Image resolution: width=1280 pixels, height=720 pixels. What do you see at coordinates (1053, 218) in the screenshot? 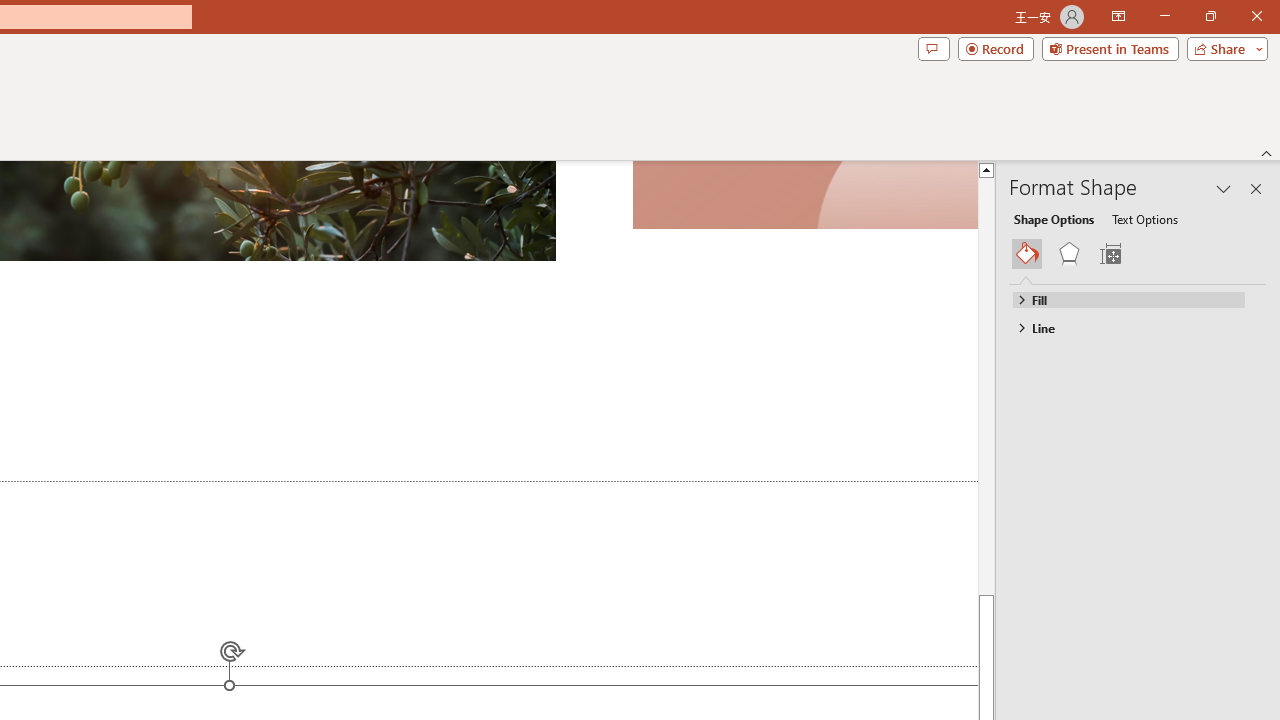
I see `'Shape Options'` at bounding box center [1053, 218].